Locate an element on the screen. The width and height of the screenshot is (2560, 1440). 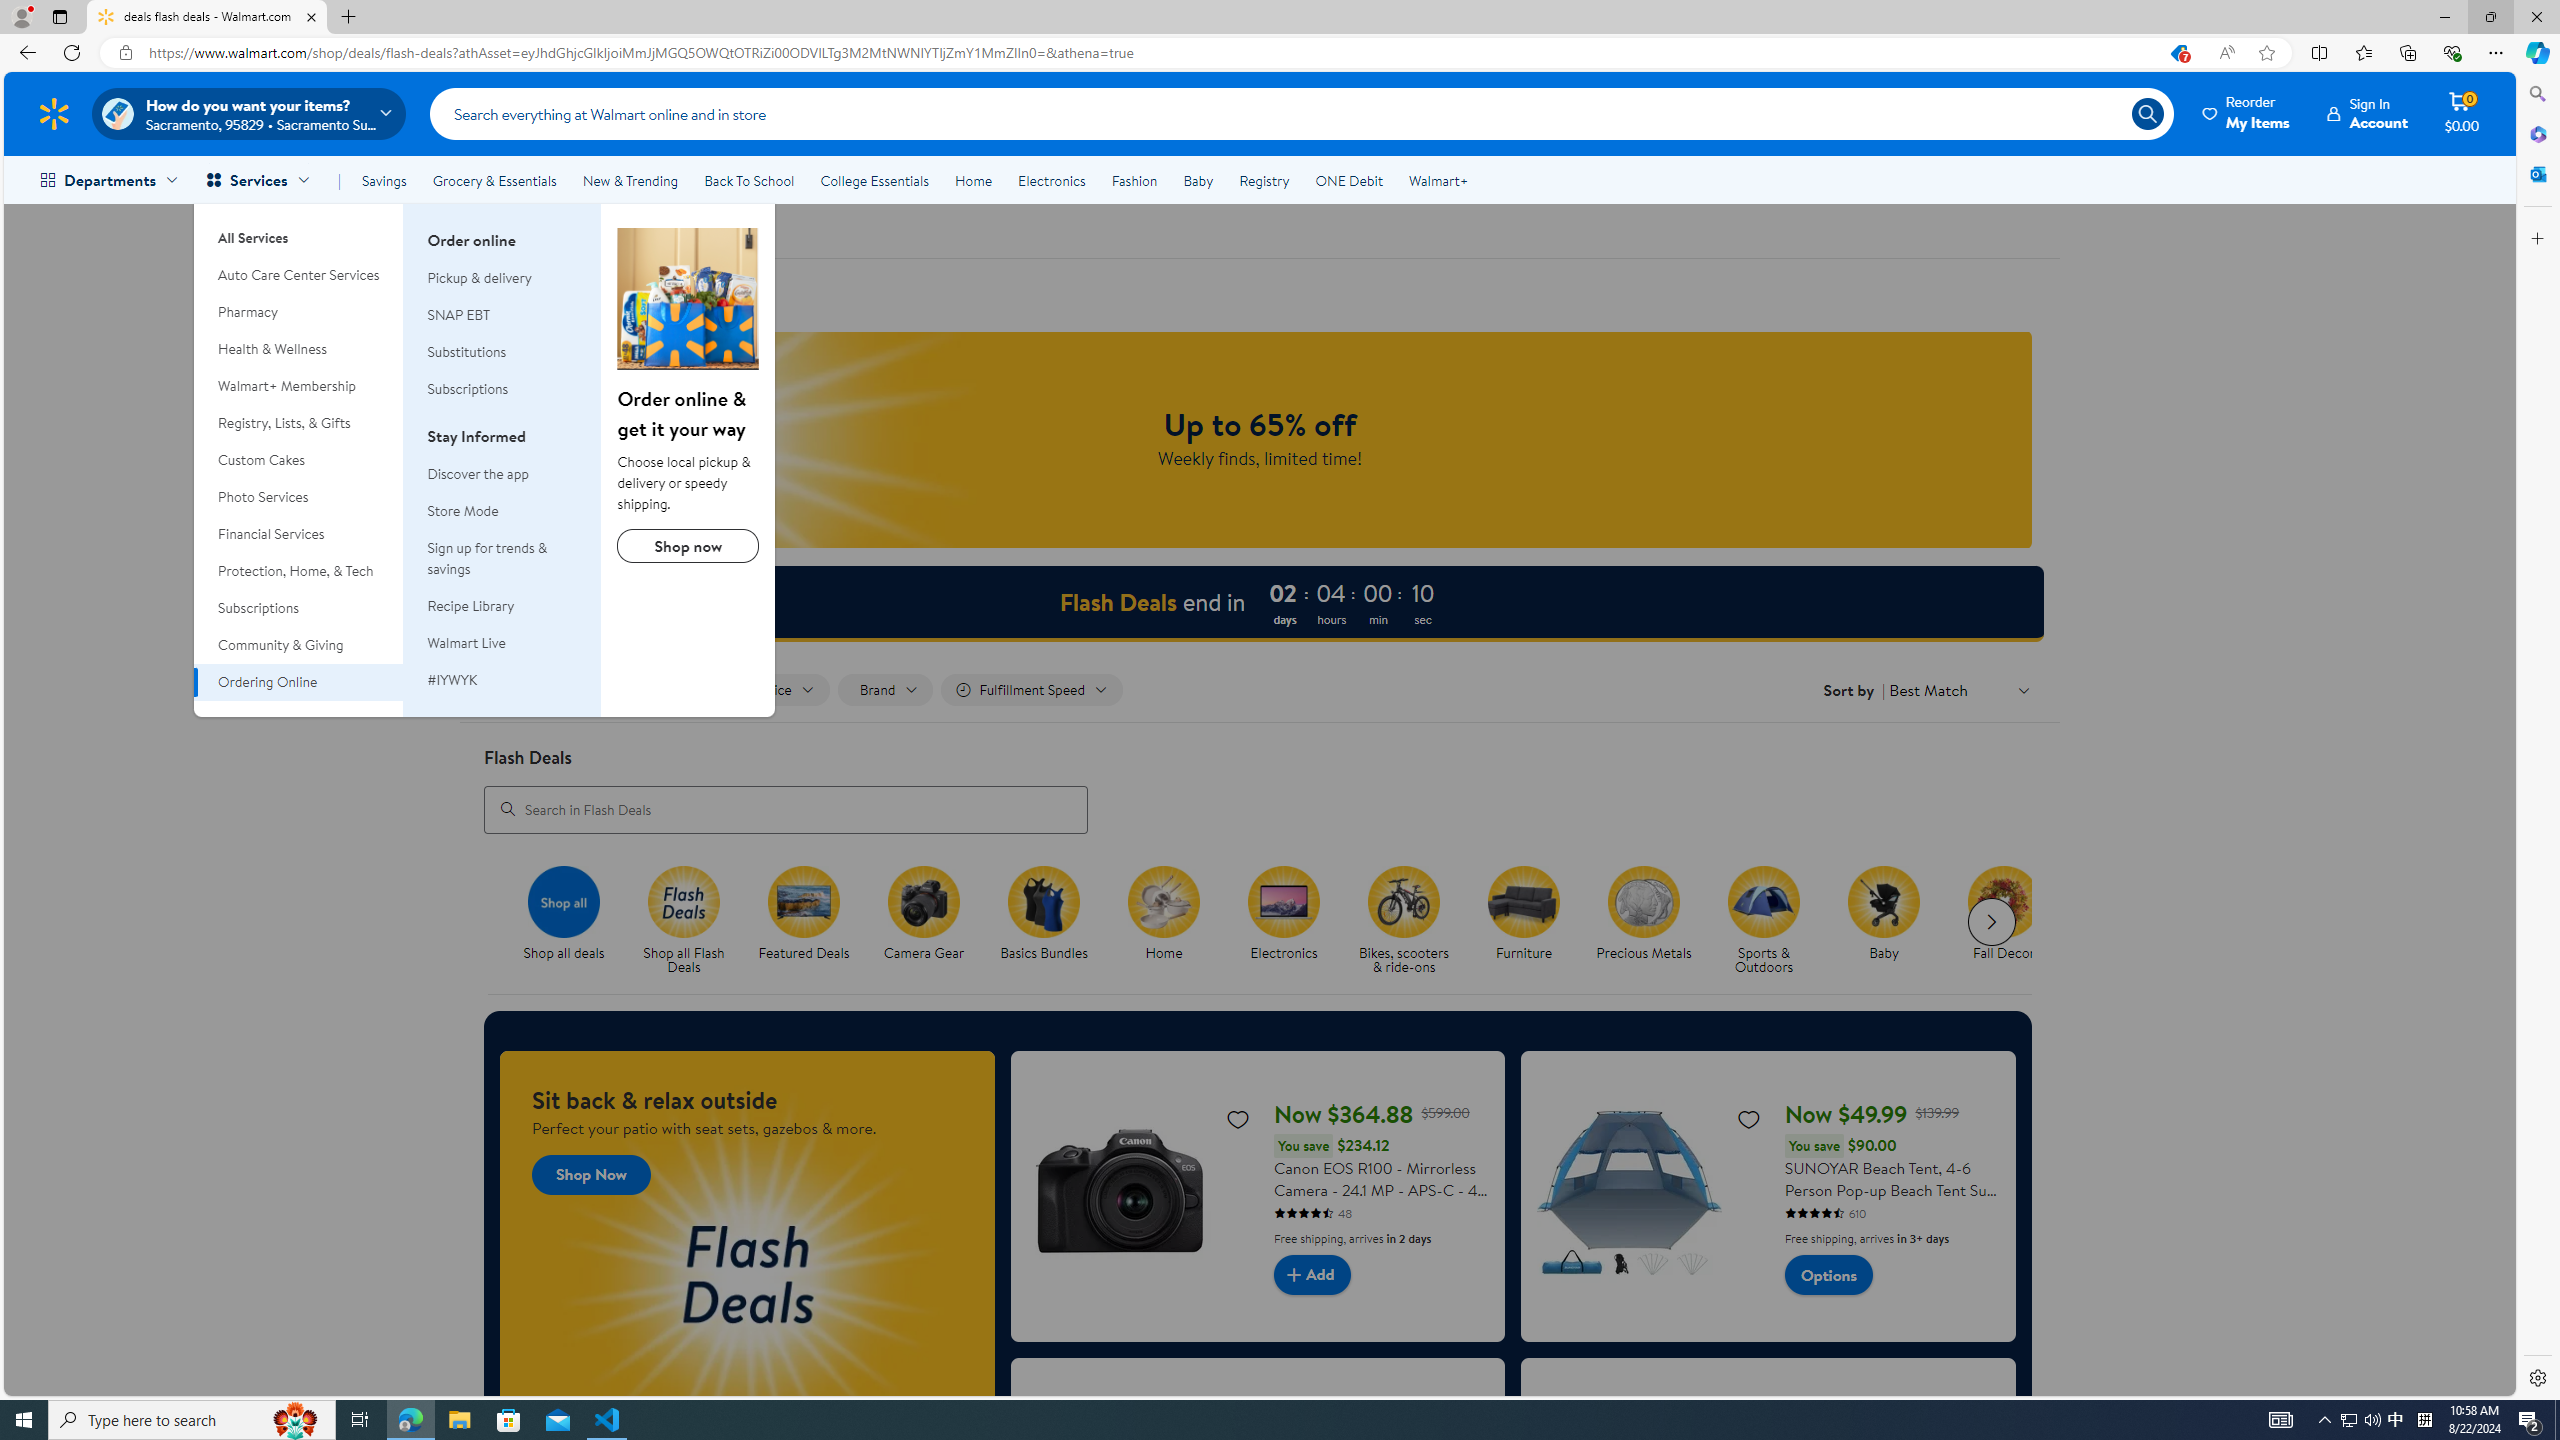
'Baby Baby' is located at coordinates (1883, 914).